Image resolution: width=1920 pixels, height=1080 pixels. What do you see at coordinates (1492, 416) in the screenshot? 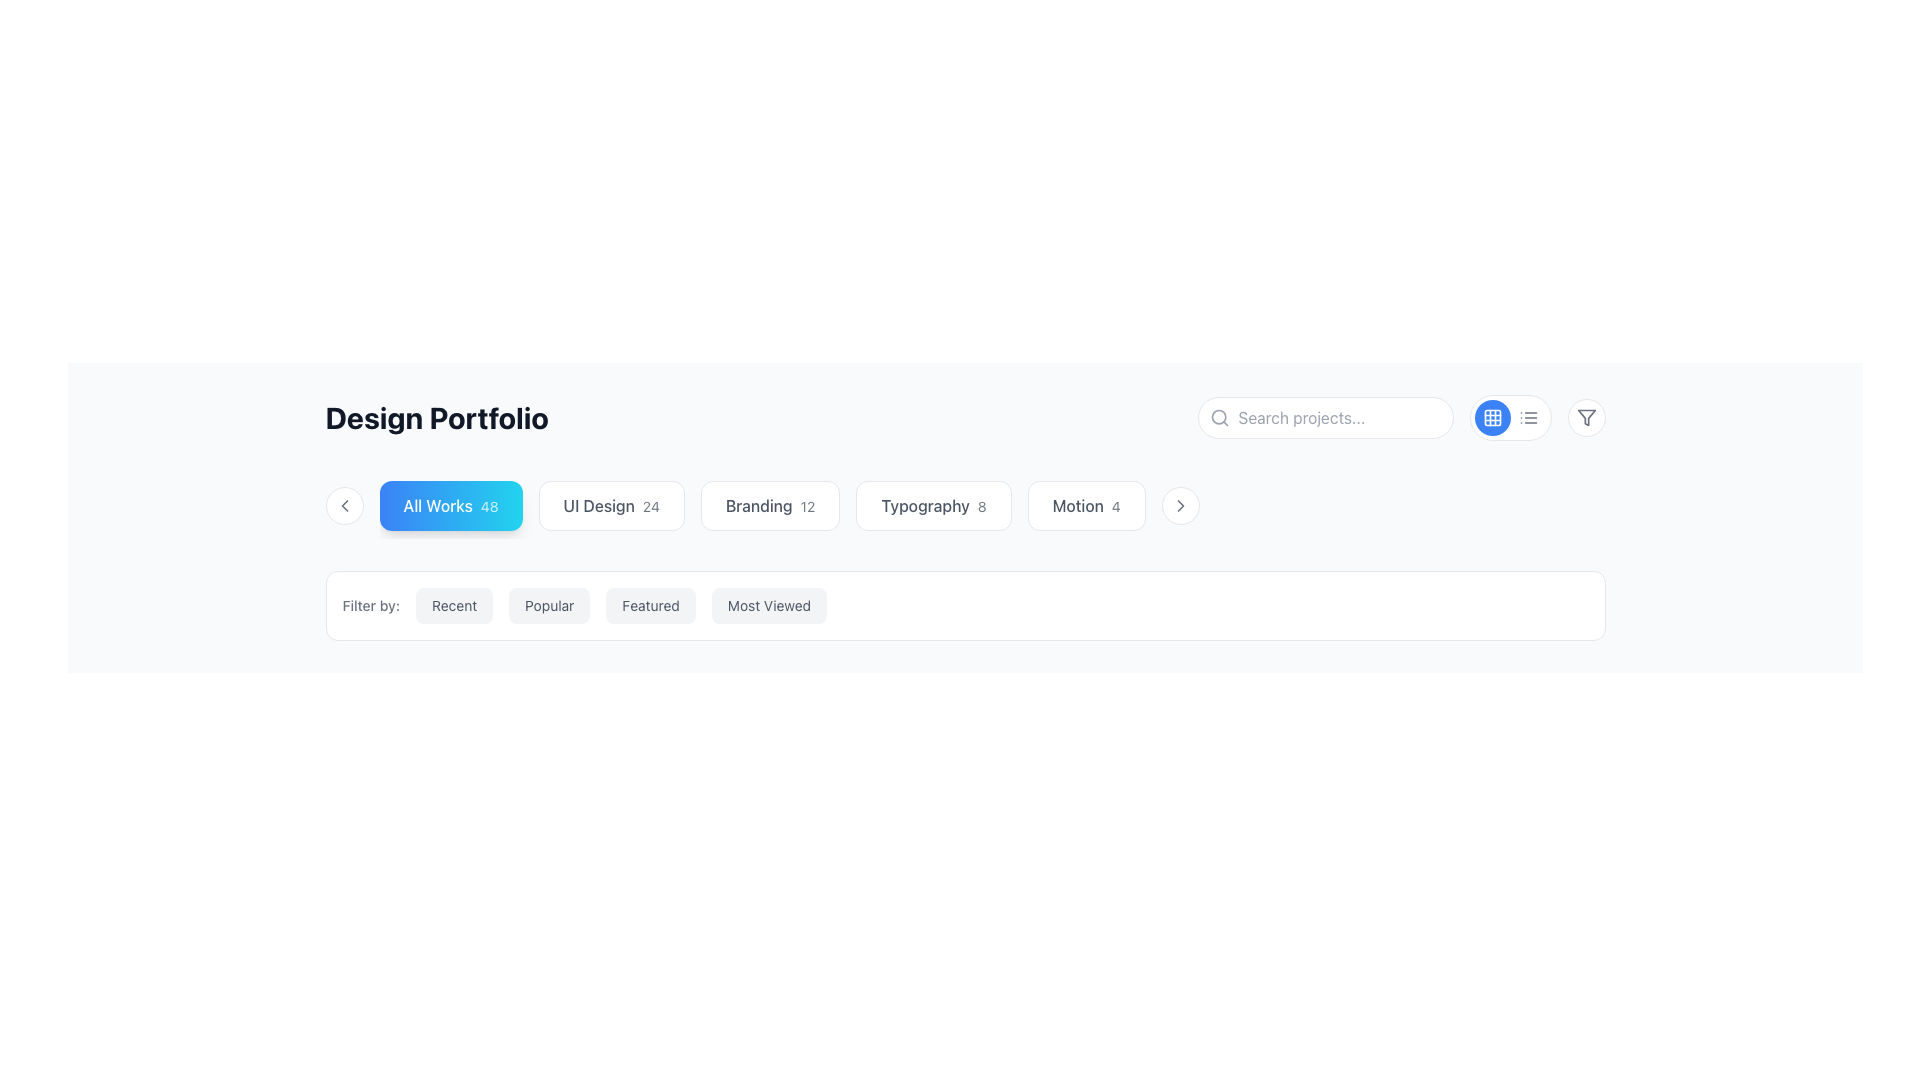
I see `the toggle button for grid view layout located on the right-hand side of the top interface bar` at bounding box center [1492, 416].